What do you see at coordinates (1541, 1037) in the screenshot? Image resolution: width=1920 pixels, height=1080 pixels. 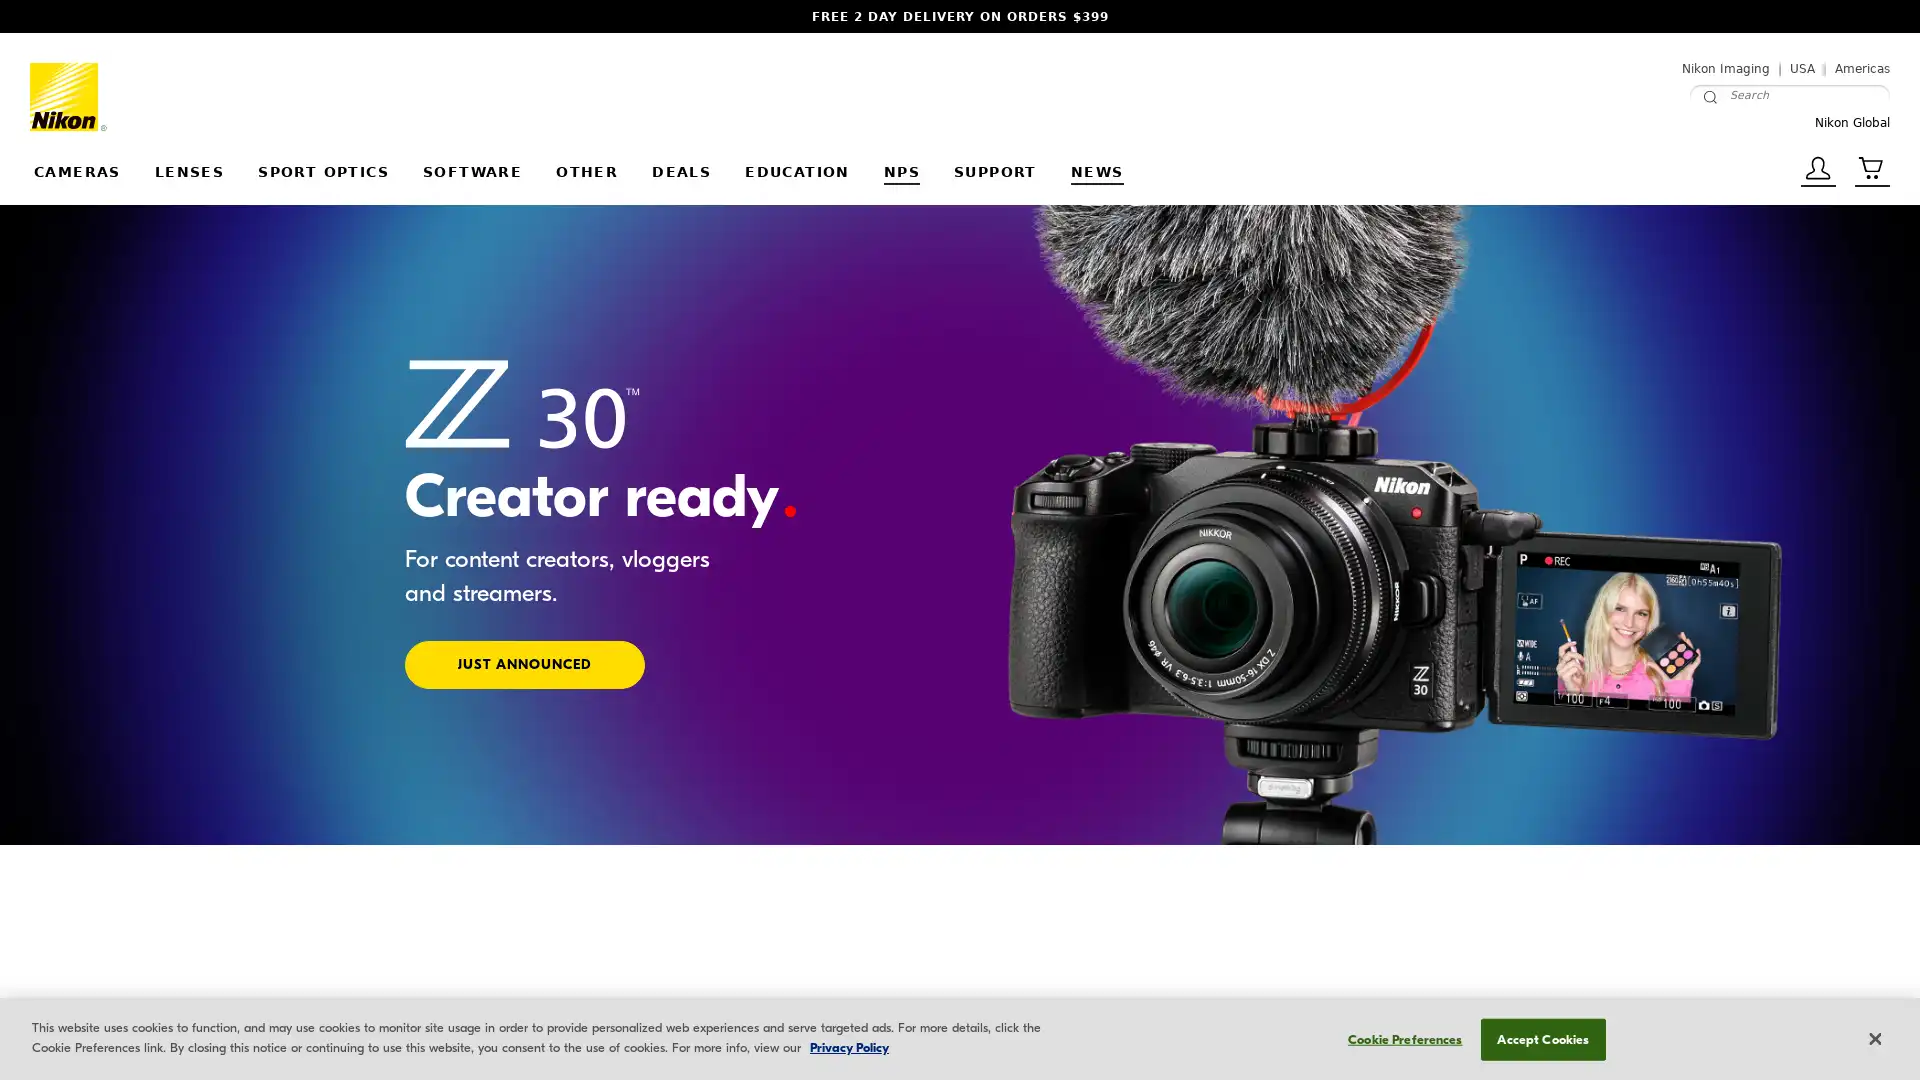 I see `Accept Cookies` at bounding box center [1541, 1037].